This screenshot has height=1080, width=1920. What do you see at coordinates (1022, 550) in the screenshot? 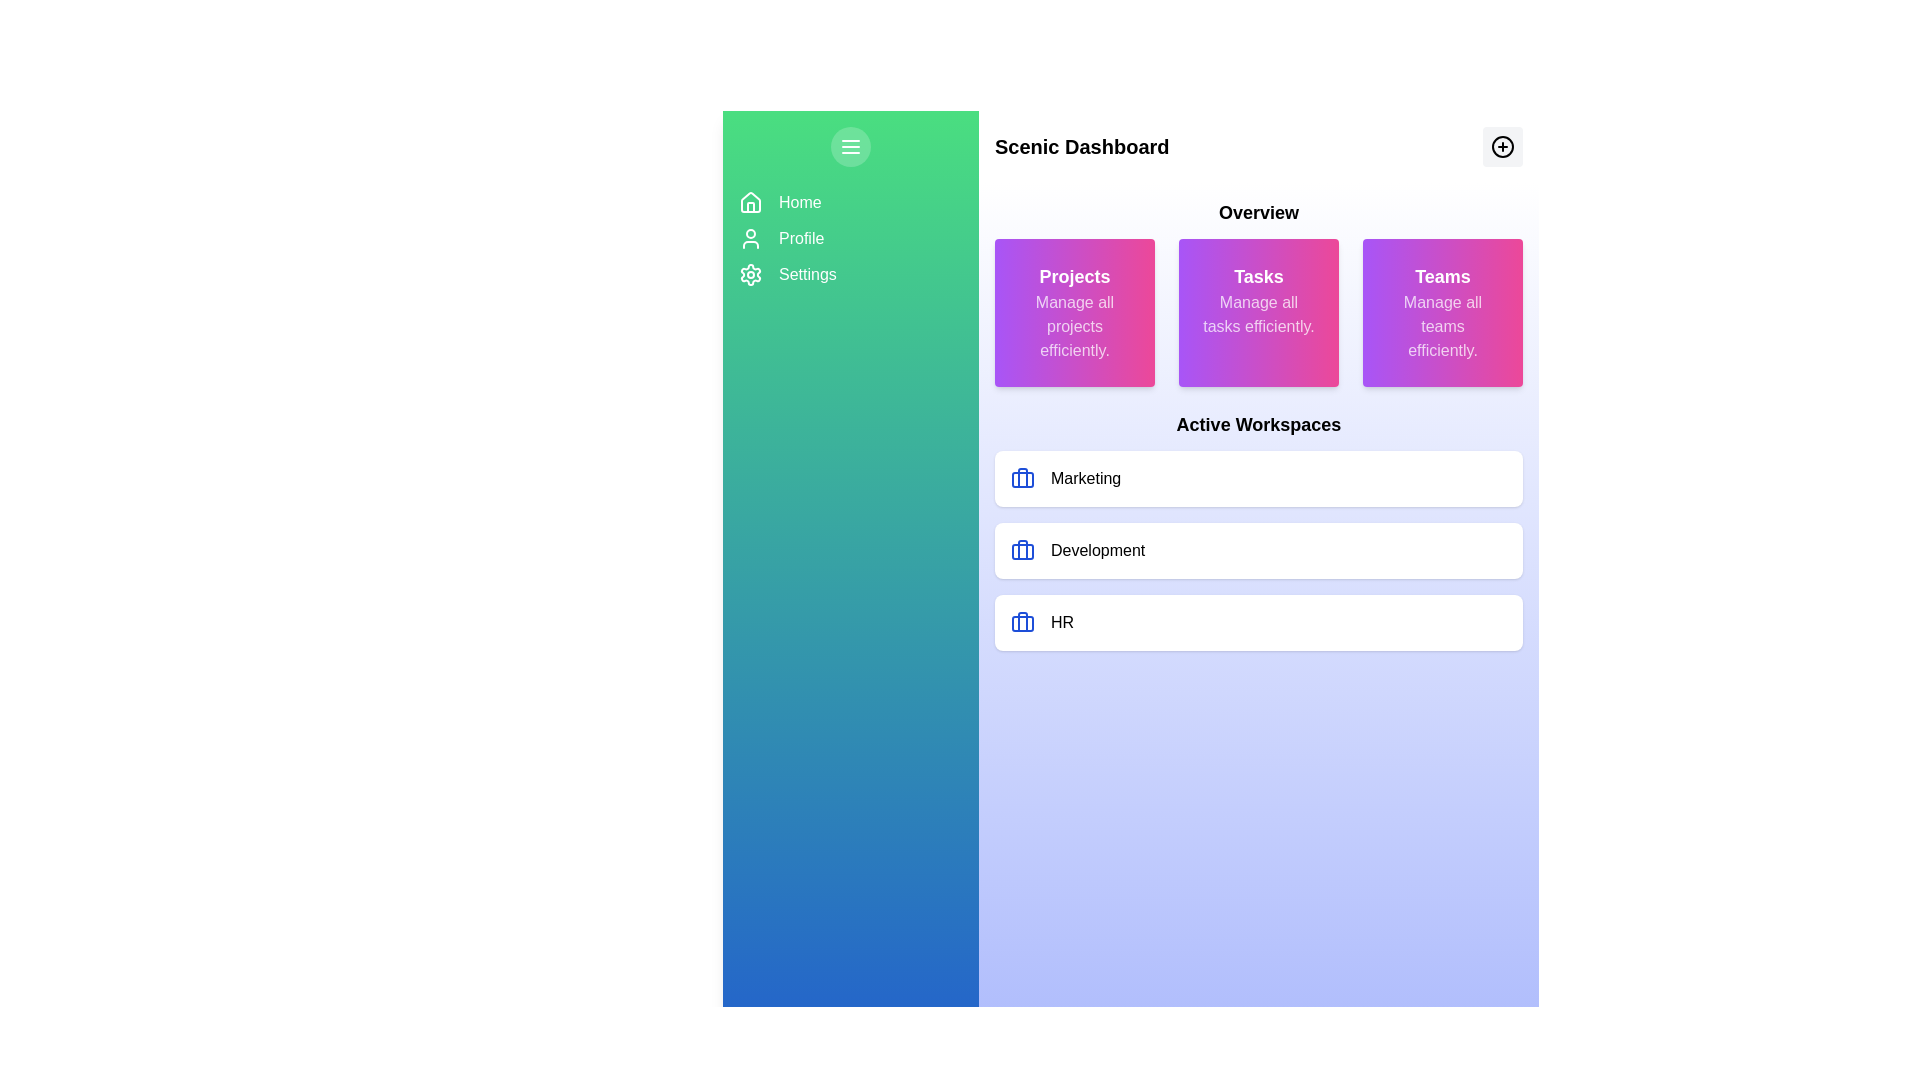
I see `the 'Development' workspace icon, which resembles a briefcase and is located under the 'Overview' section` at bounding box center [1022, 550].